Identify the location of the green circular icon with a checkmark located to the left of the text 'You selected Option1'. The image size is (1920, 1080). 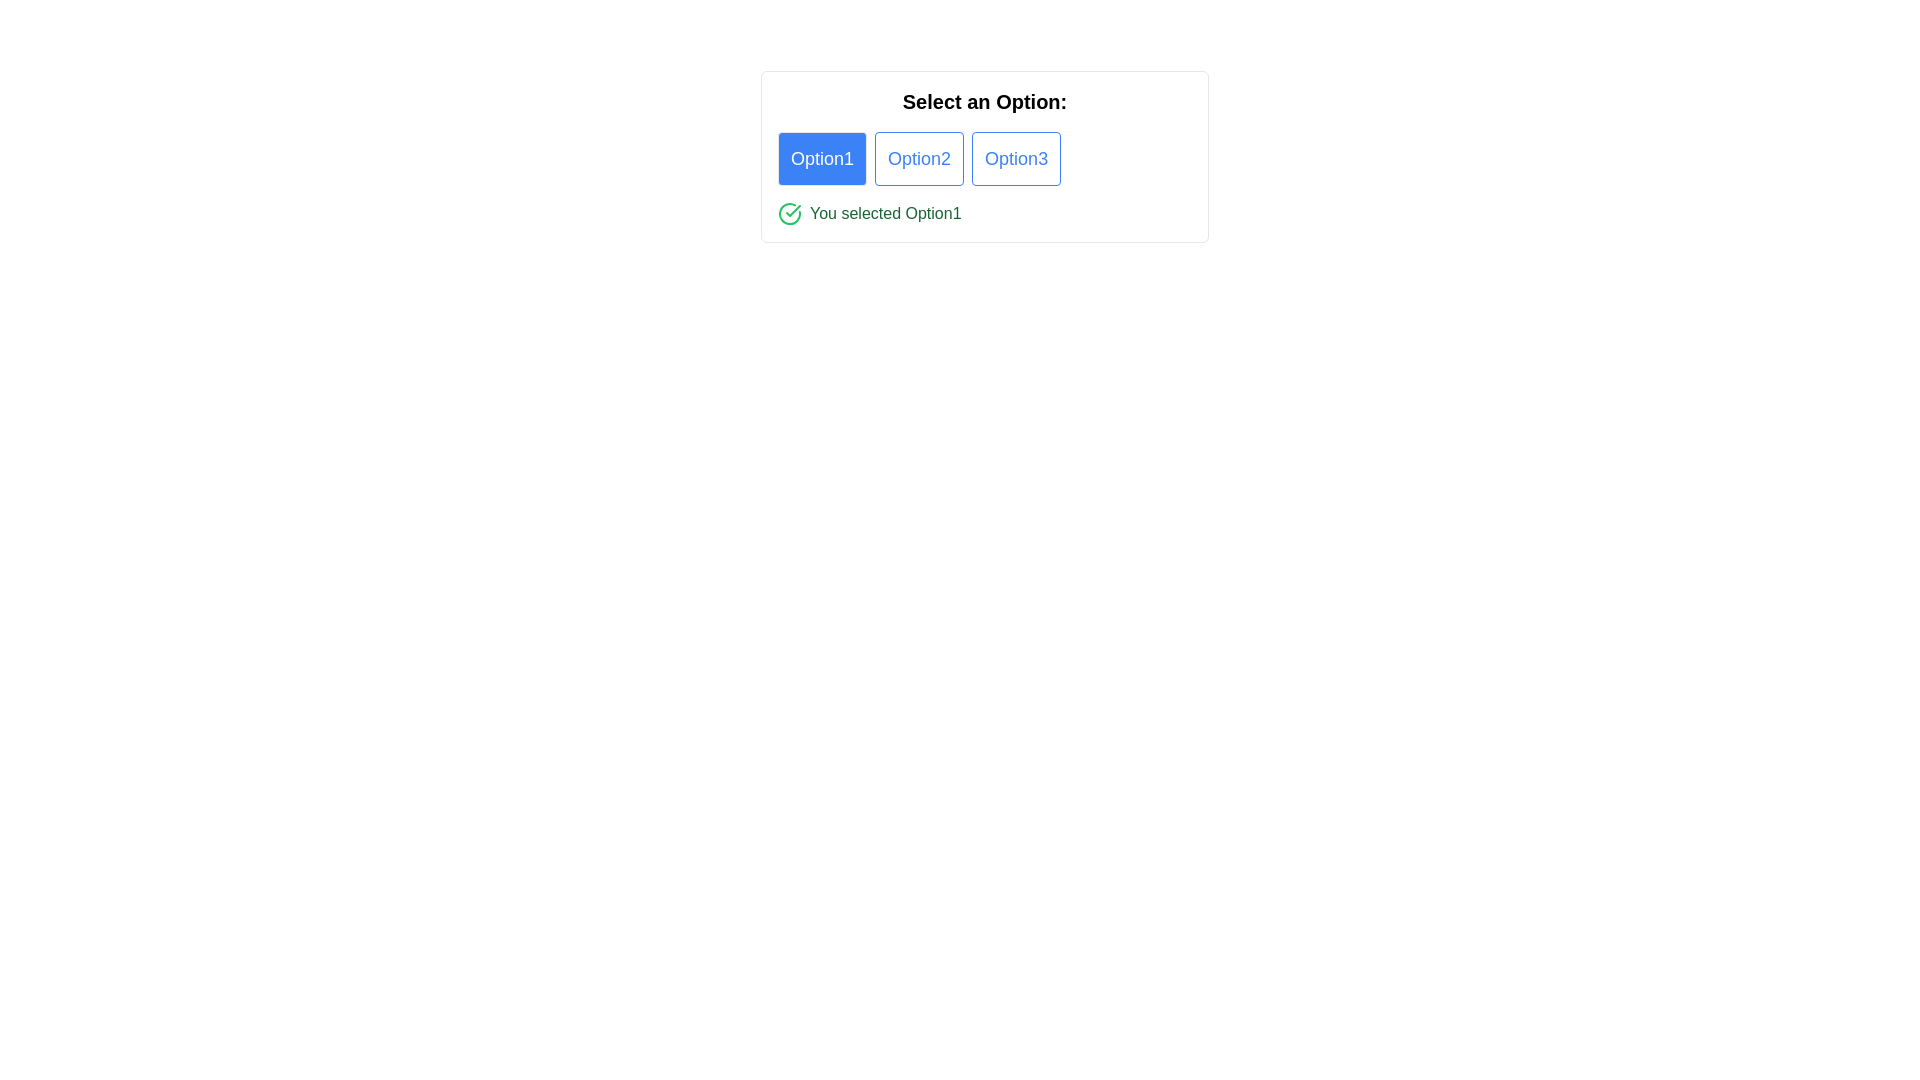
(789, 213).